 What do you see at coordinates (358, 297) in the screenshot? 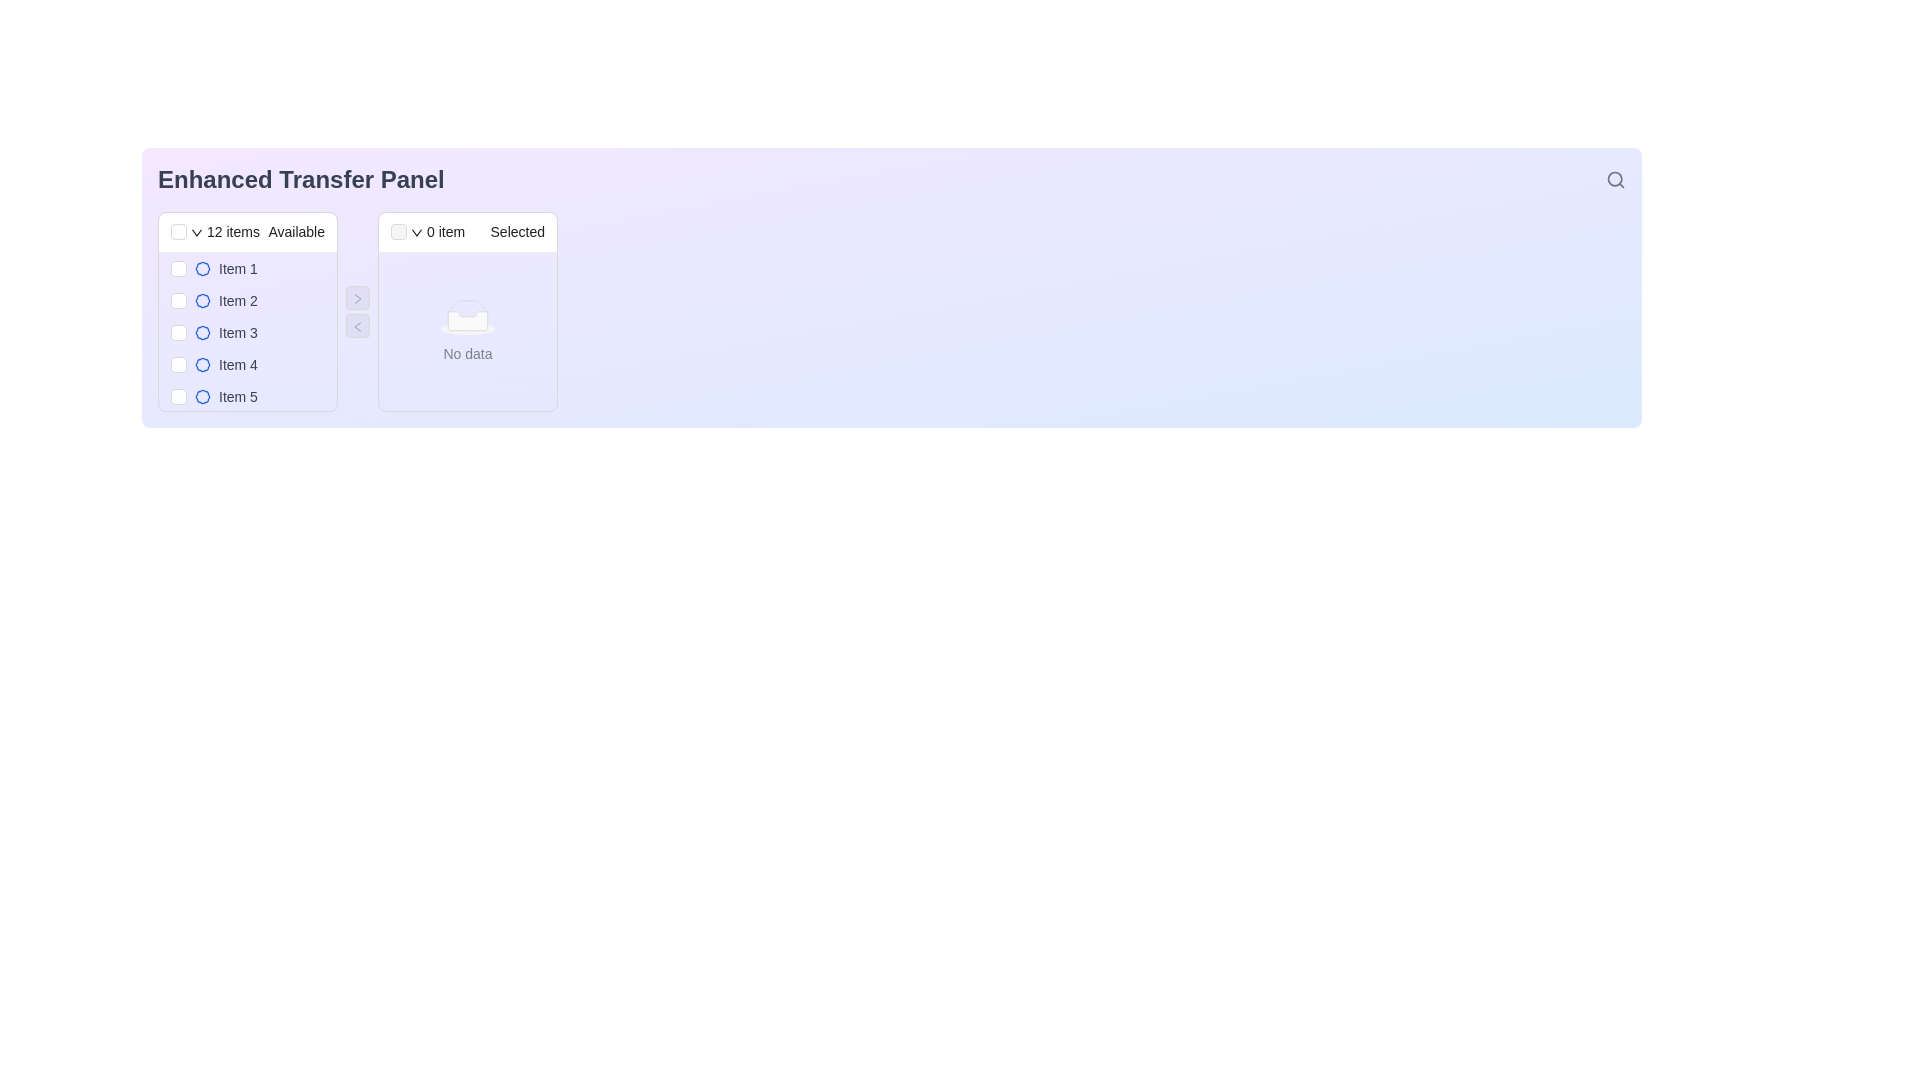
I see `the small button with a right-pointing arrow located between two list panels to transfer items` at bounding box center [358, 297].